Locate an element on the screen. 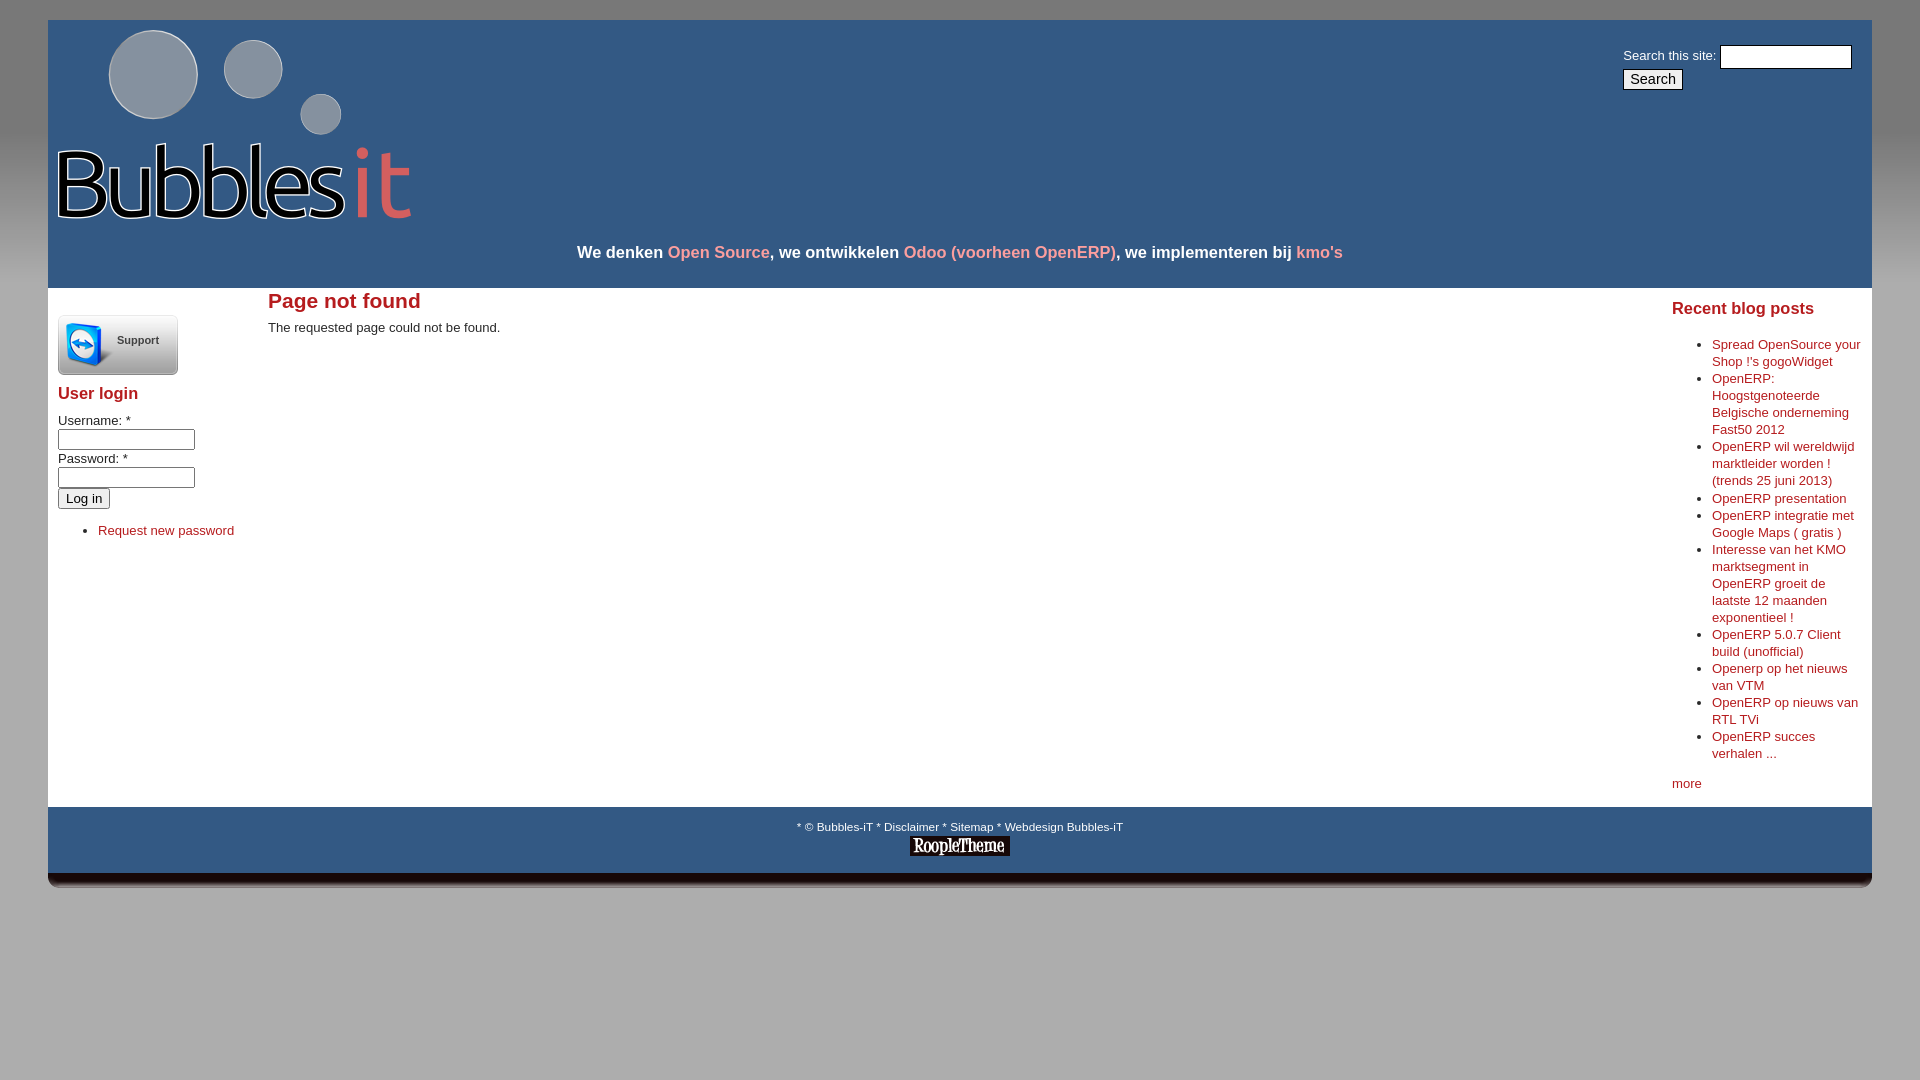 Image resolution: width=1920 pixels, height=1080 pixels. 'more' is located at coordinates (1685, 782).